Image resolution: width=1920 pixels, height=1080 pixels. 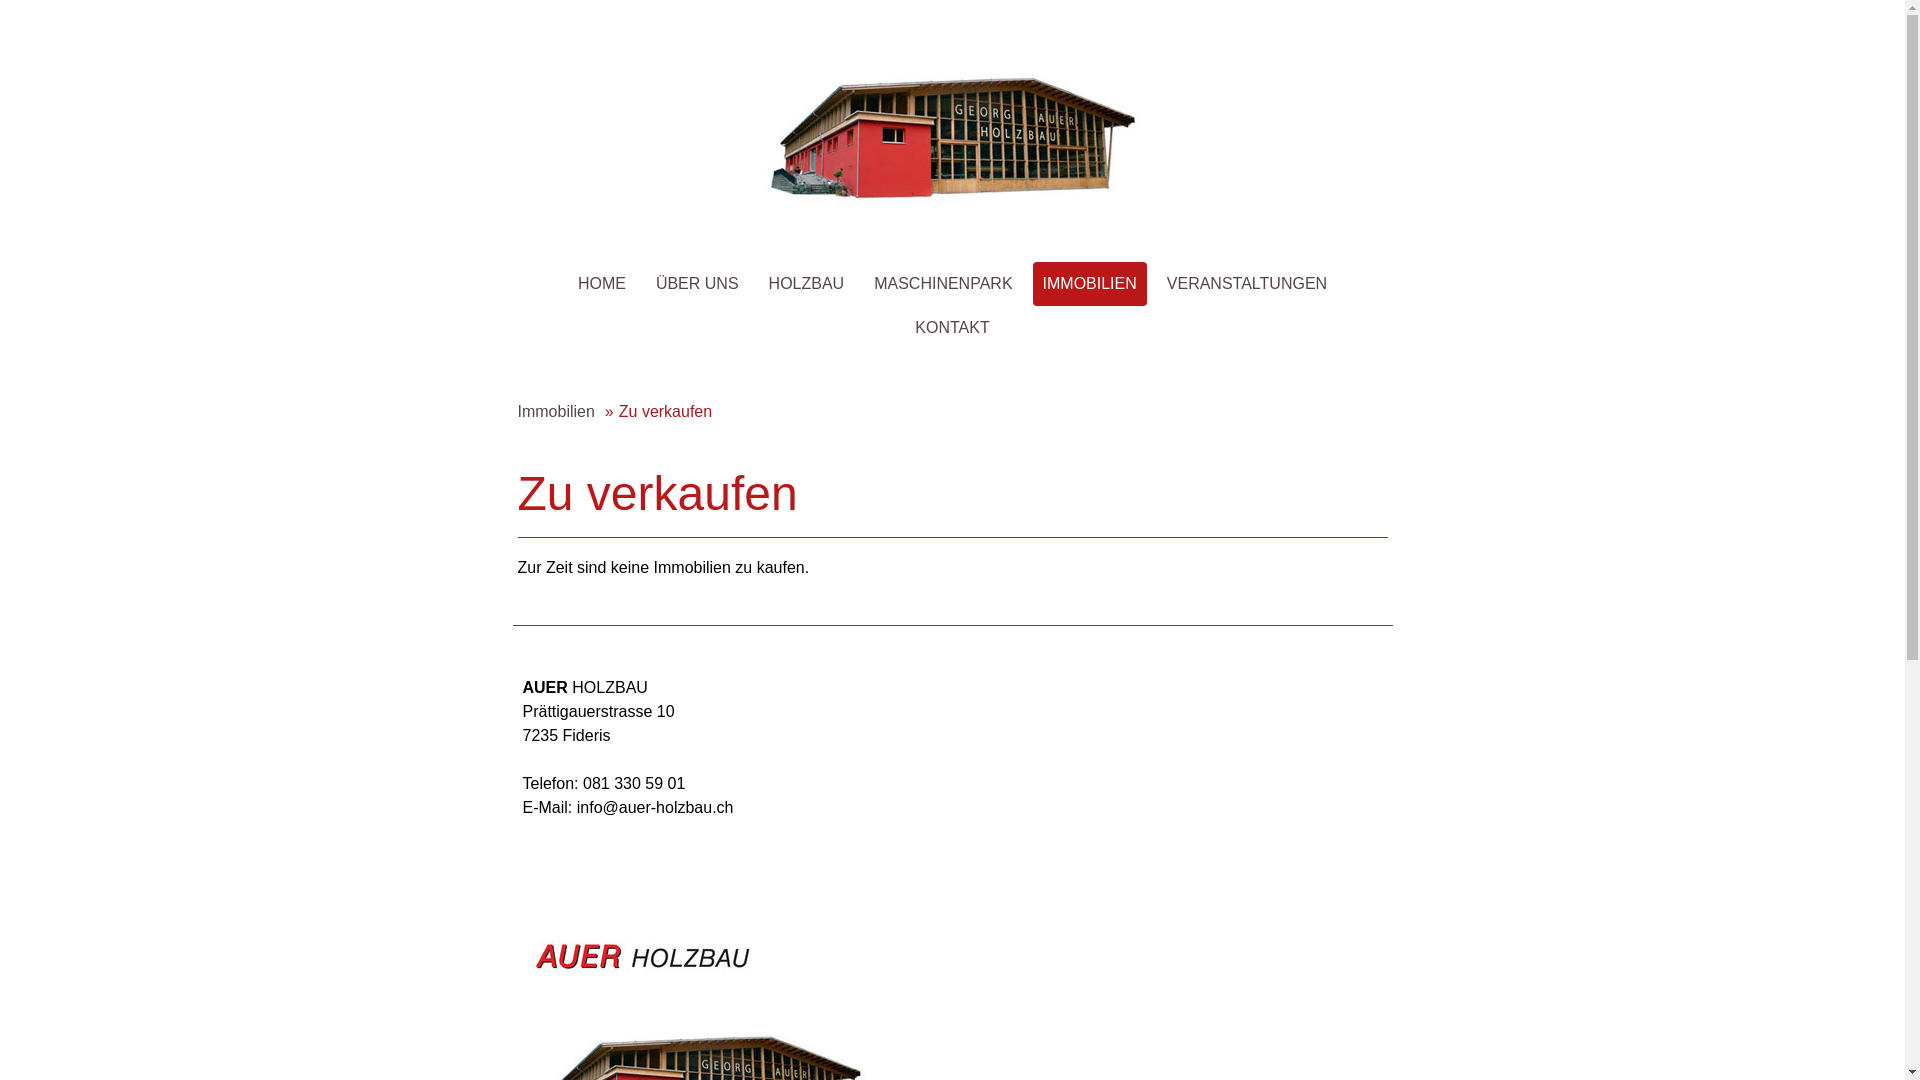 I want to click on 'Immobilien', so click(x=552, y=410).